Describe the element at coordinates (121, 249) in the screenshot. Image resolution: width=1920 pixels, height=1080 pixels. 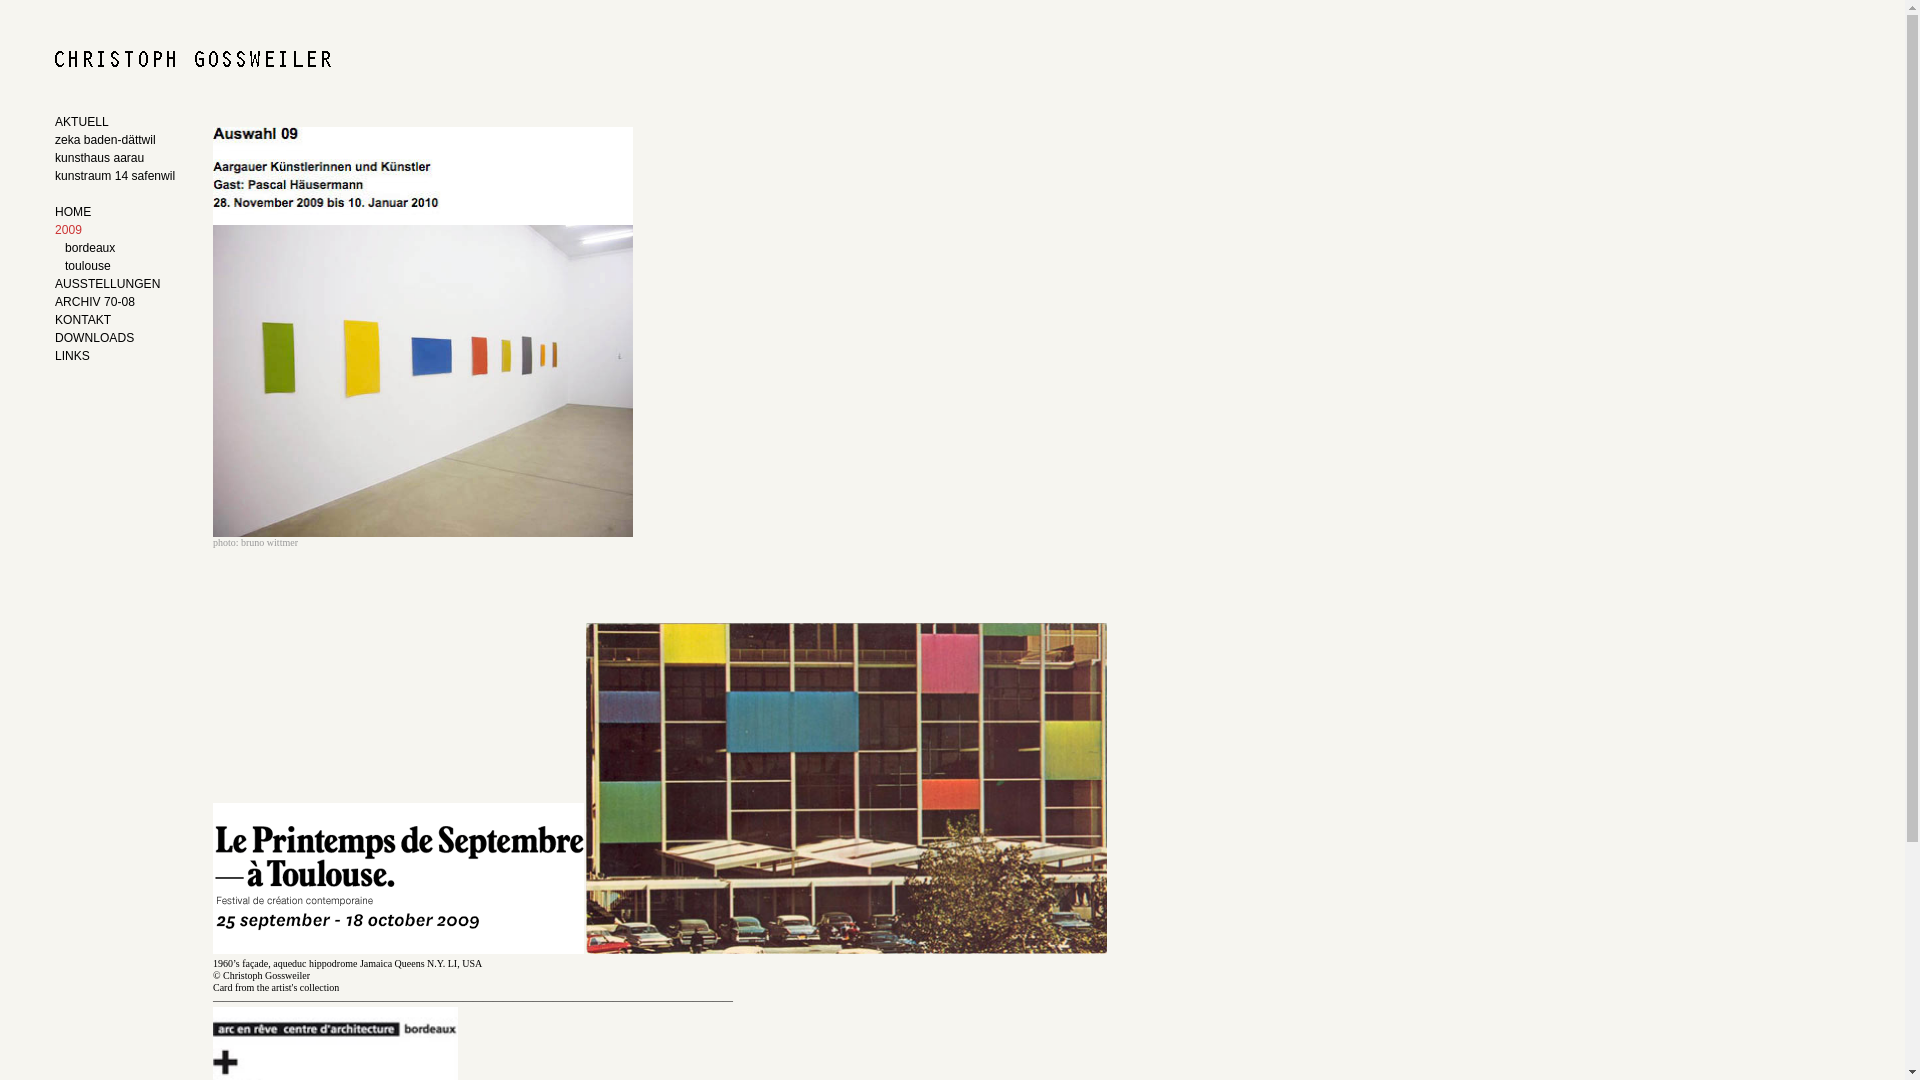
I see `'bordeaux'` at that location.